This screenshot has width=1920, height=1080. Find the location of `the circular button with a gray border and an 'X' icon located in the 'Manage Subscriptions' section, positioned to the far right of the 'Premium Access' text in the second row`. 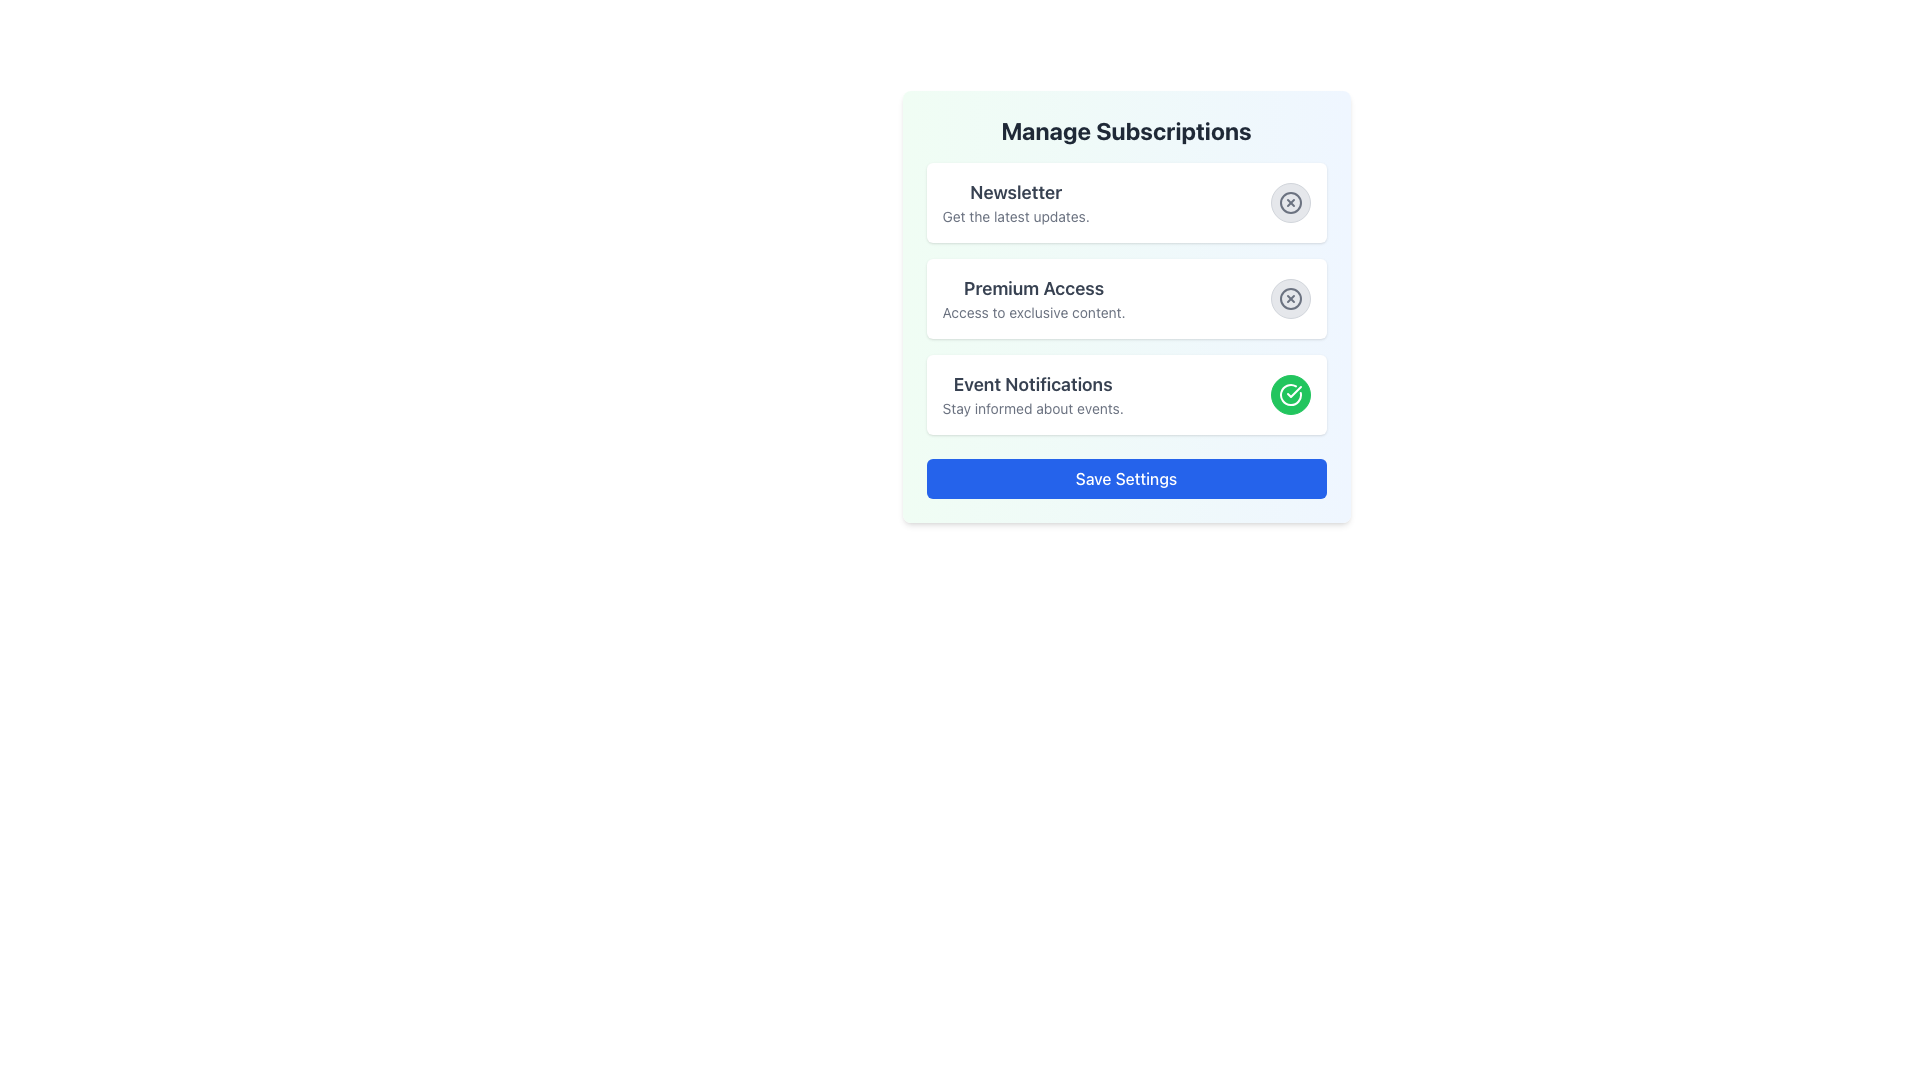

the circular button with a gray border and an 'X' icon located in the 'Manage Subscriptions' section, positioned to the far right of the 'Premium Access' text in the second row is located at coordinates (1290, 299).